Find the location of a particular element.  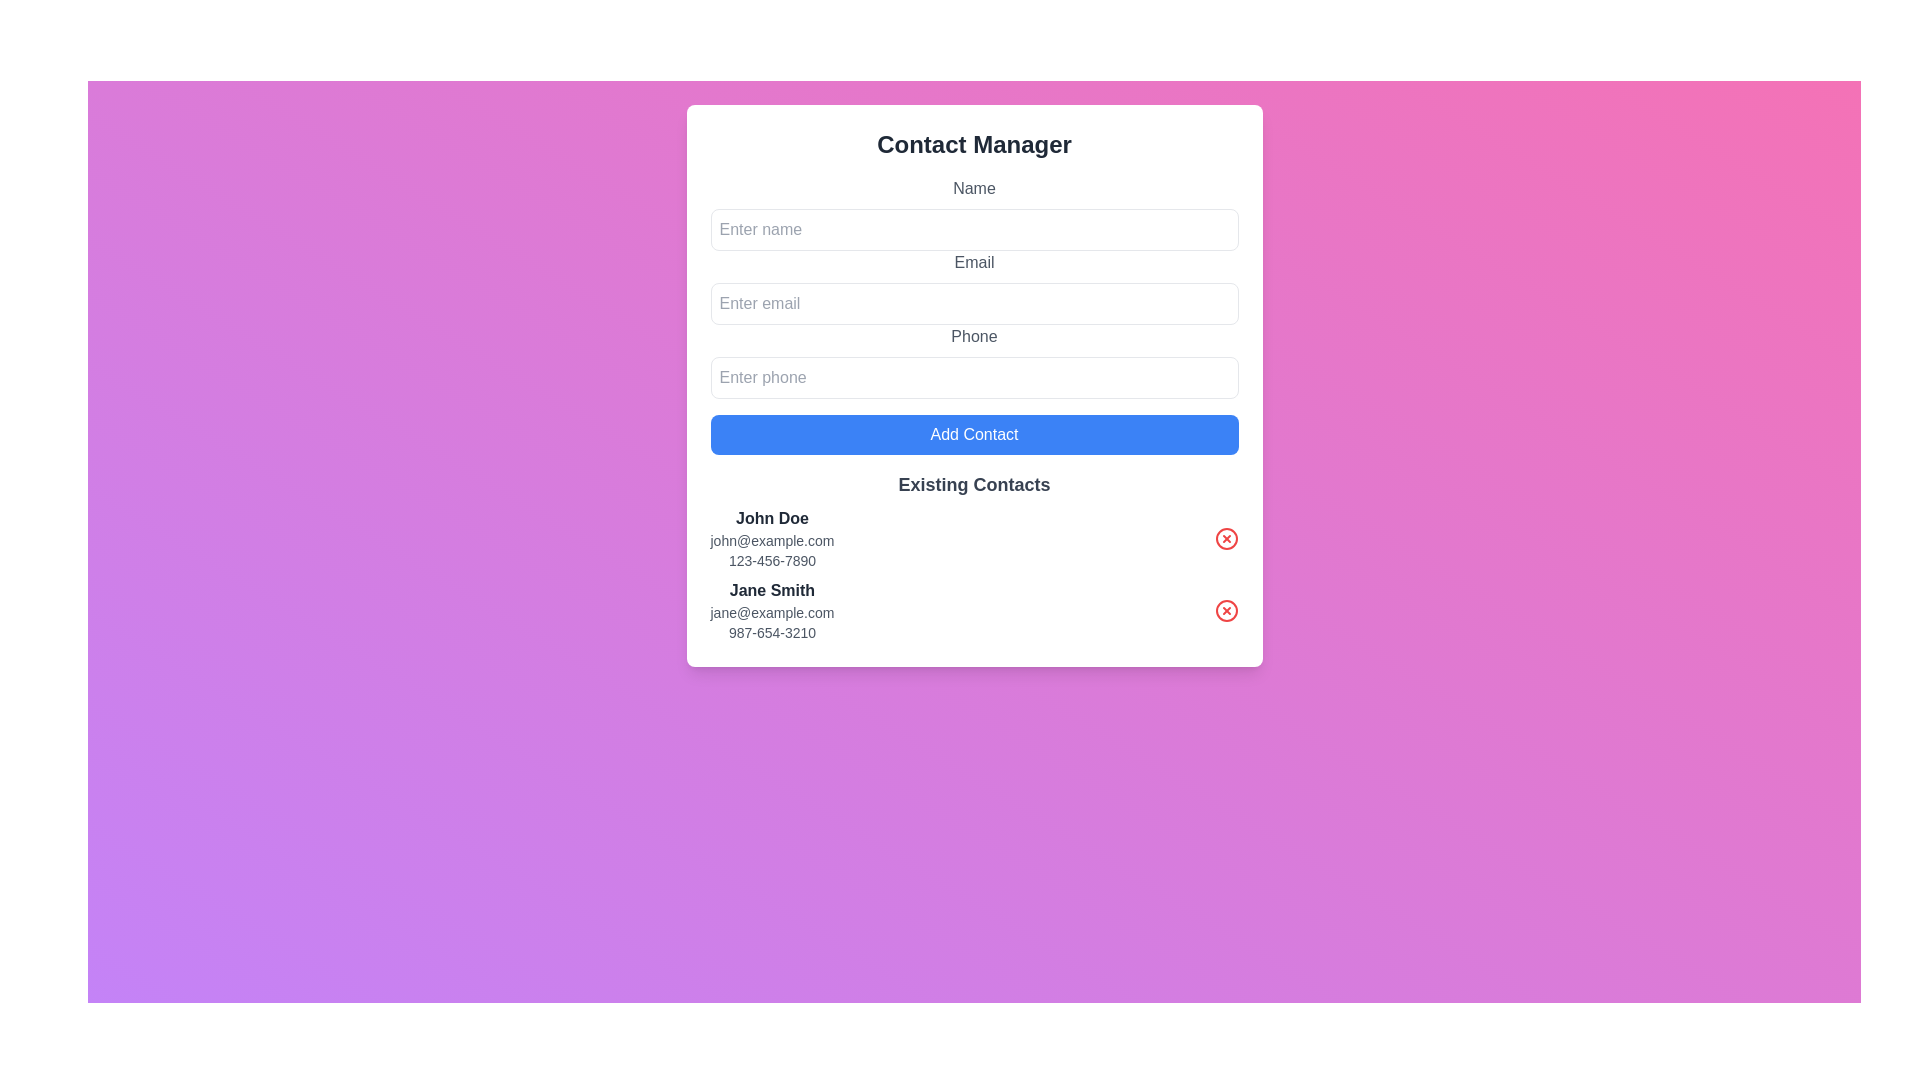

the 'Add Contact' button, which is a rectangular button with a blue background and white text, located at the bottom of the form below the input fields is located at coordinates (974, 434).